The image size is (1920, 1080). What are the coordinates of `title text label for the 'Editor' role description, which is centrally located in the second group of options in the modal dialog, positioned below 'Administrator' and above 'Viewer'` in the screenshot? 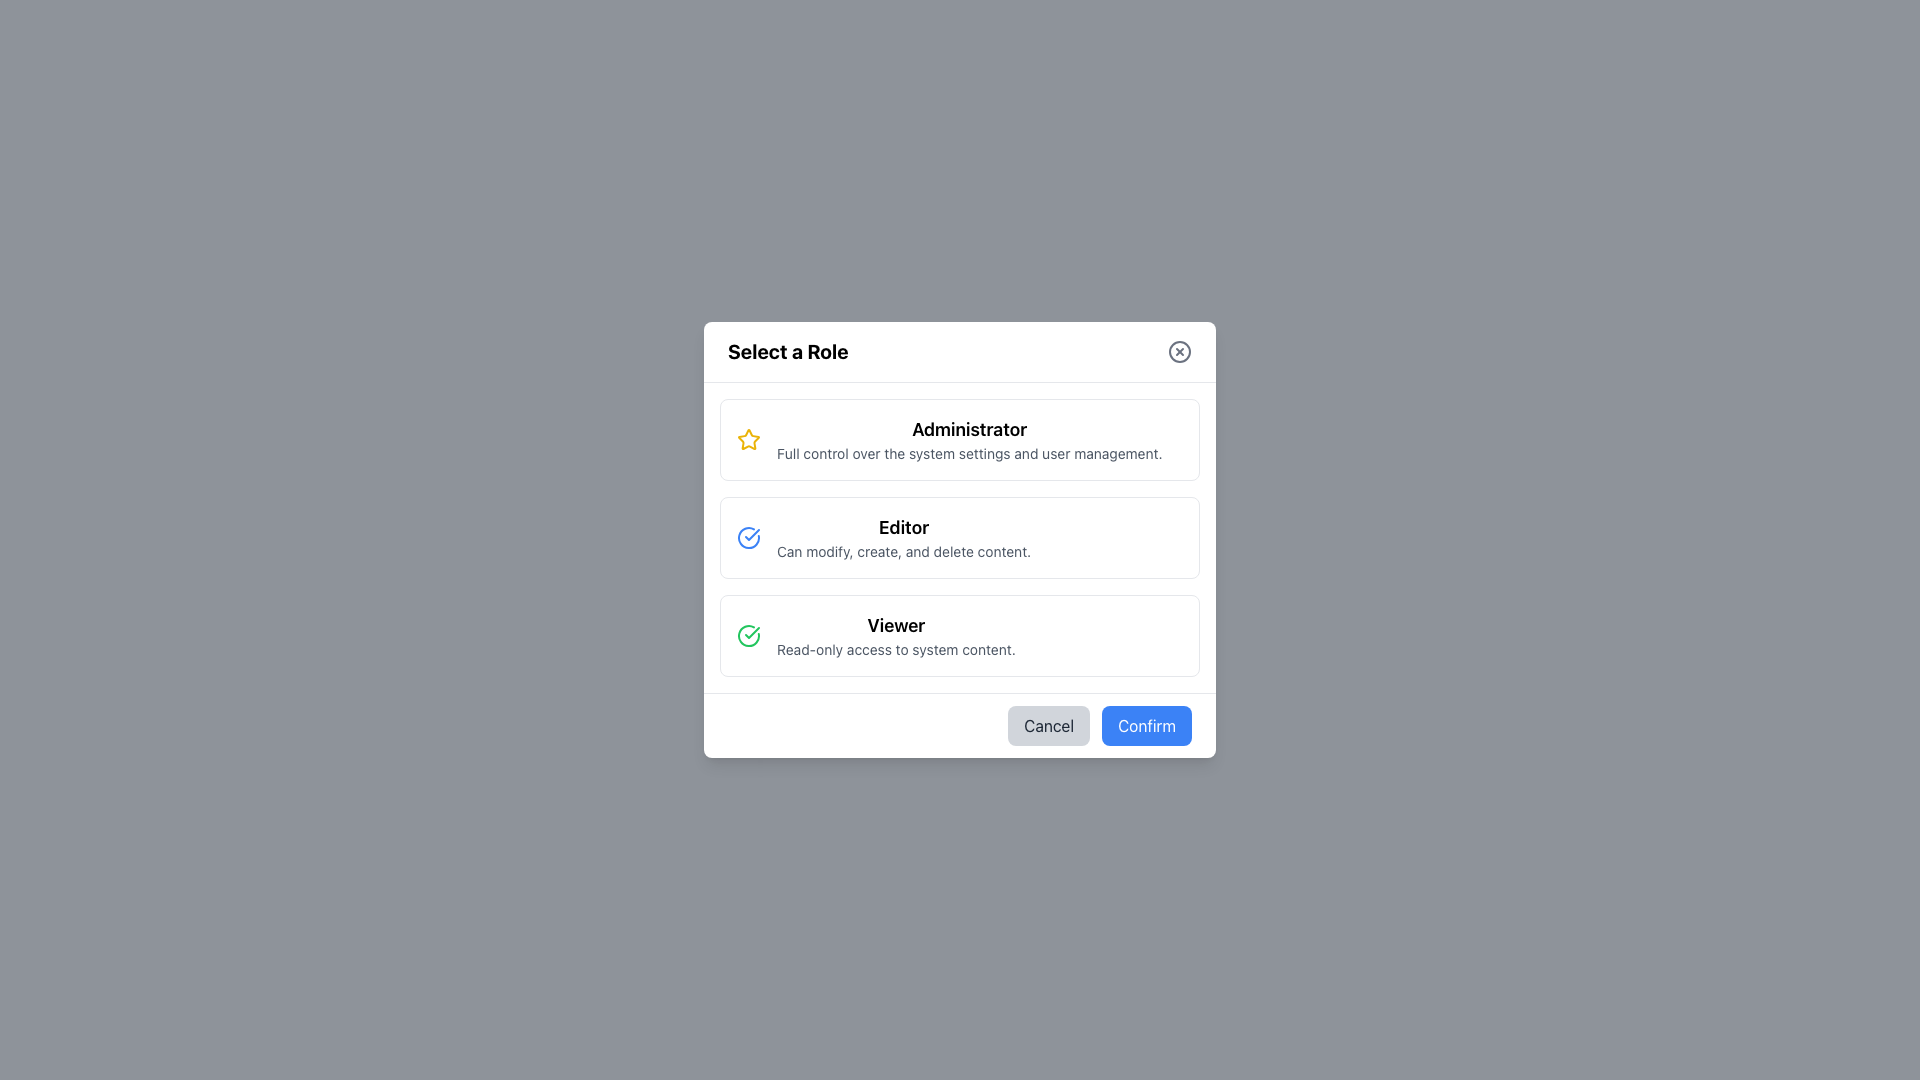 It's located at (903, 527).